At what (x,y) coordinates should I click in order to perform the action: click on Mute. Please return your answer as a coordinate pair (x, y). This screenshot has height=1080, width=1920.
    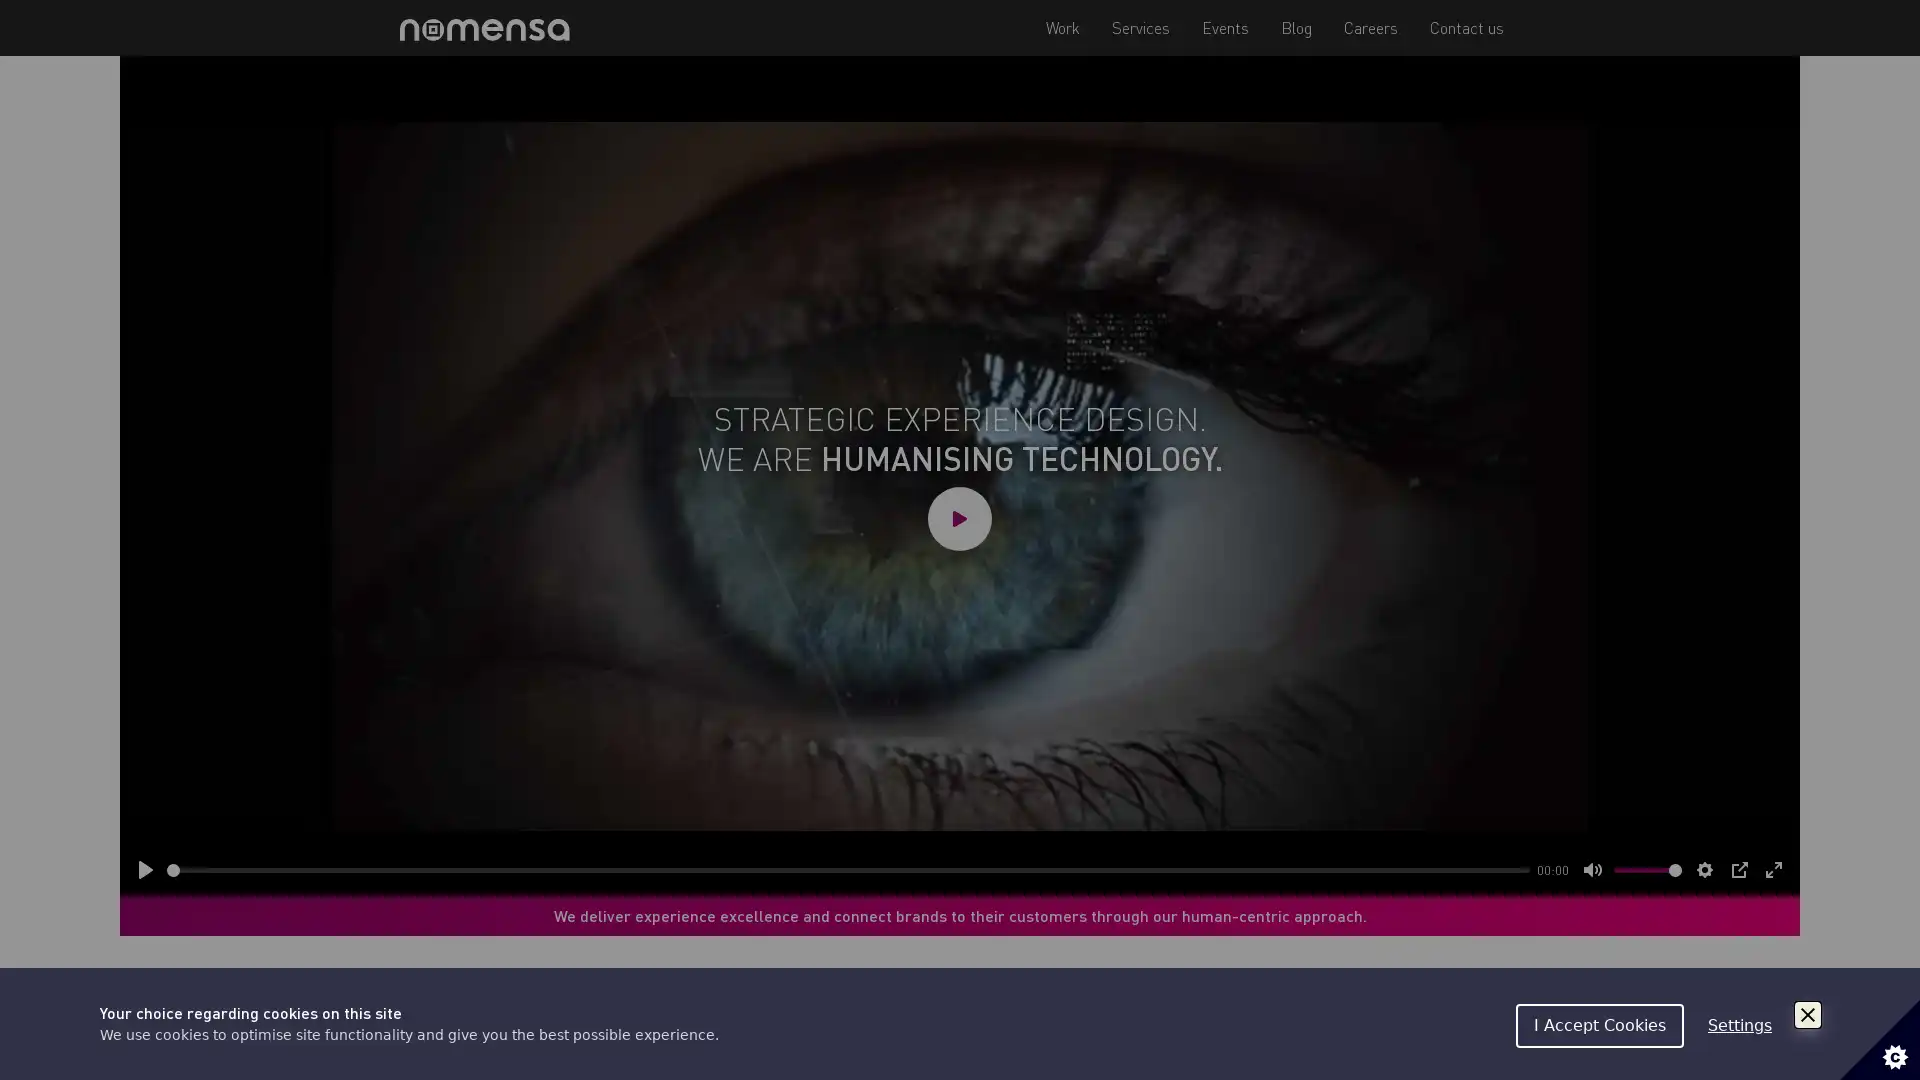
    Looking at the image, I should click on (1591, 869).